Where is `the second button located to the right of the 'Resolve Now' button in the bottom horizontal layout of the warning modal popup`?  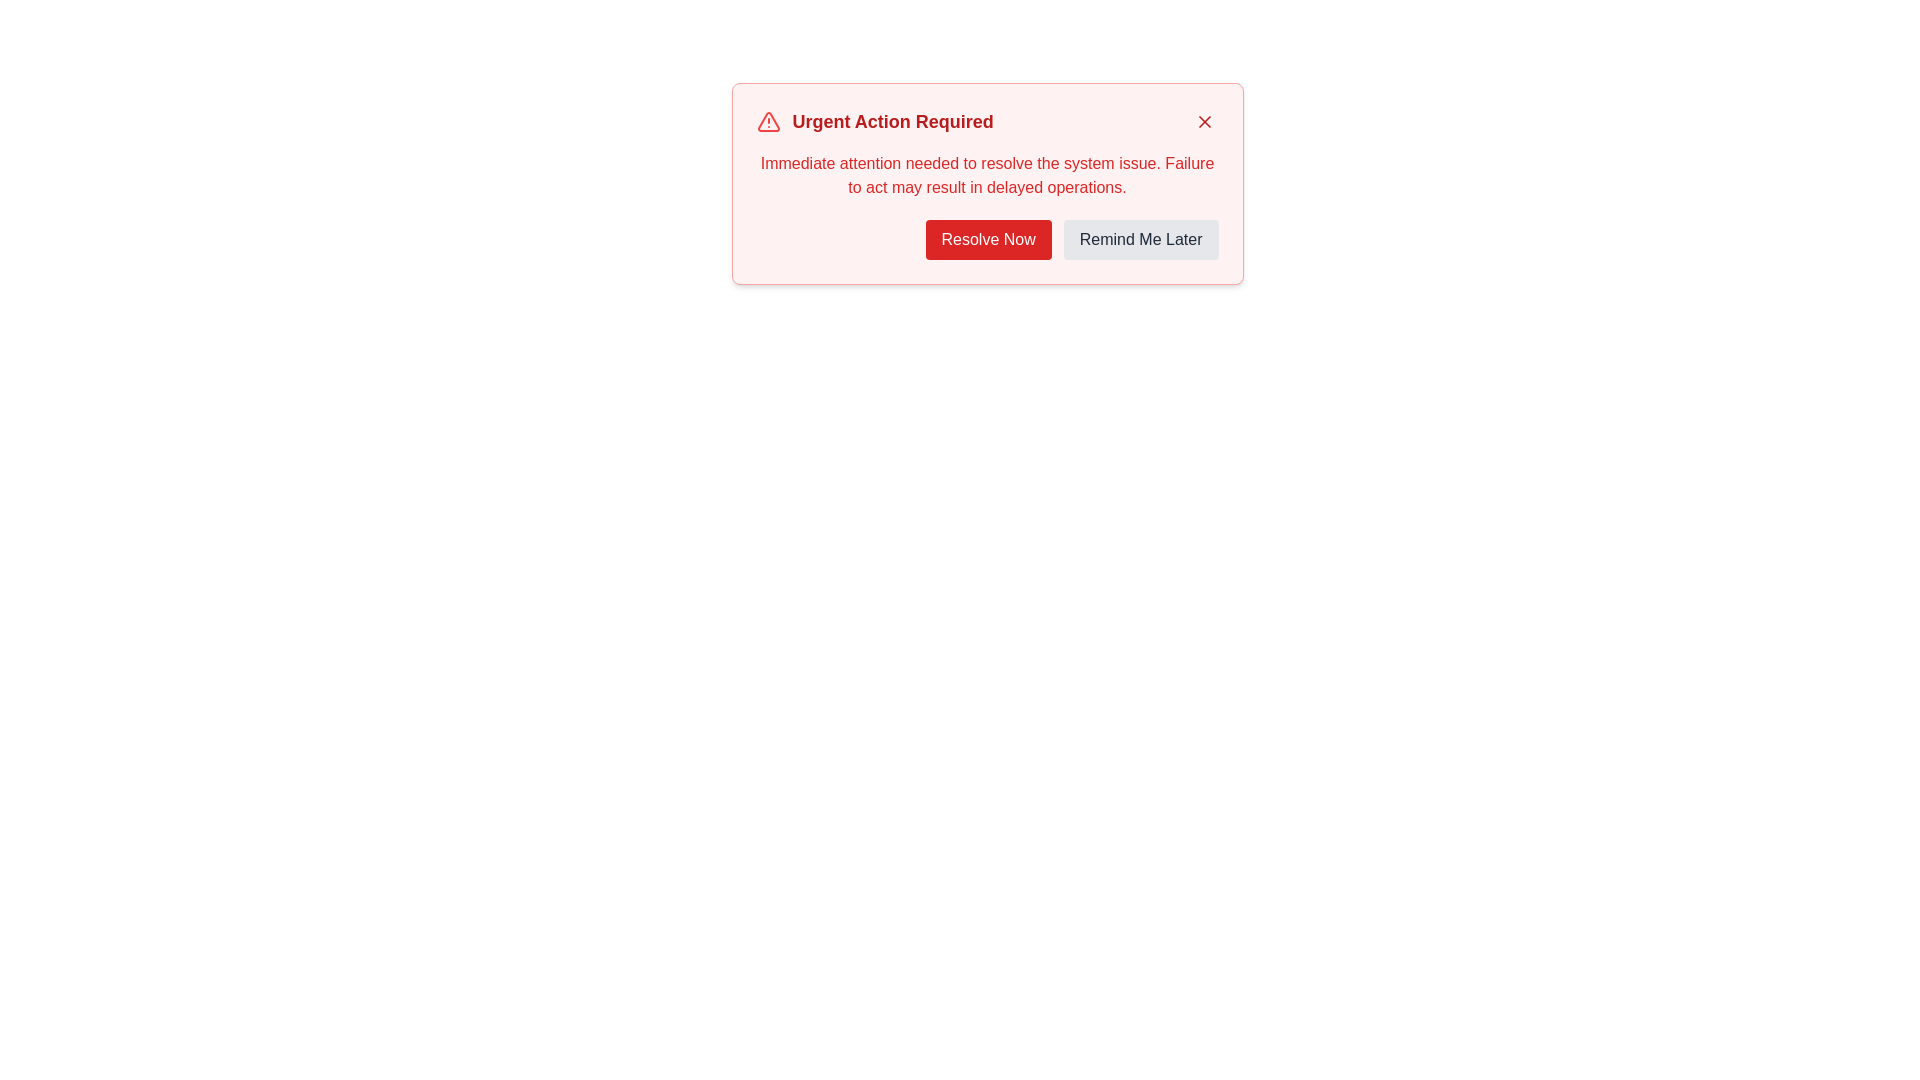 the second button located to the right of the 'Resolve Now' button in the bottom horizontal layout of the warning modal popup is located at coordinates (1141, 238).